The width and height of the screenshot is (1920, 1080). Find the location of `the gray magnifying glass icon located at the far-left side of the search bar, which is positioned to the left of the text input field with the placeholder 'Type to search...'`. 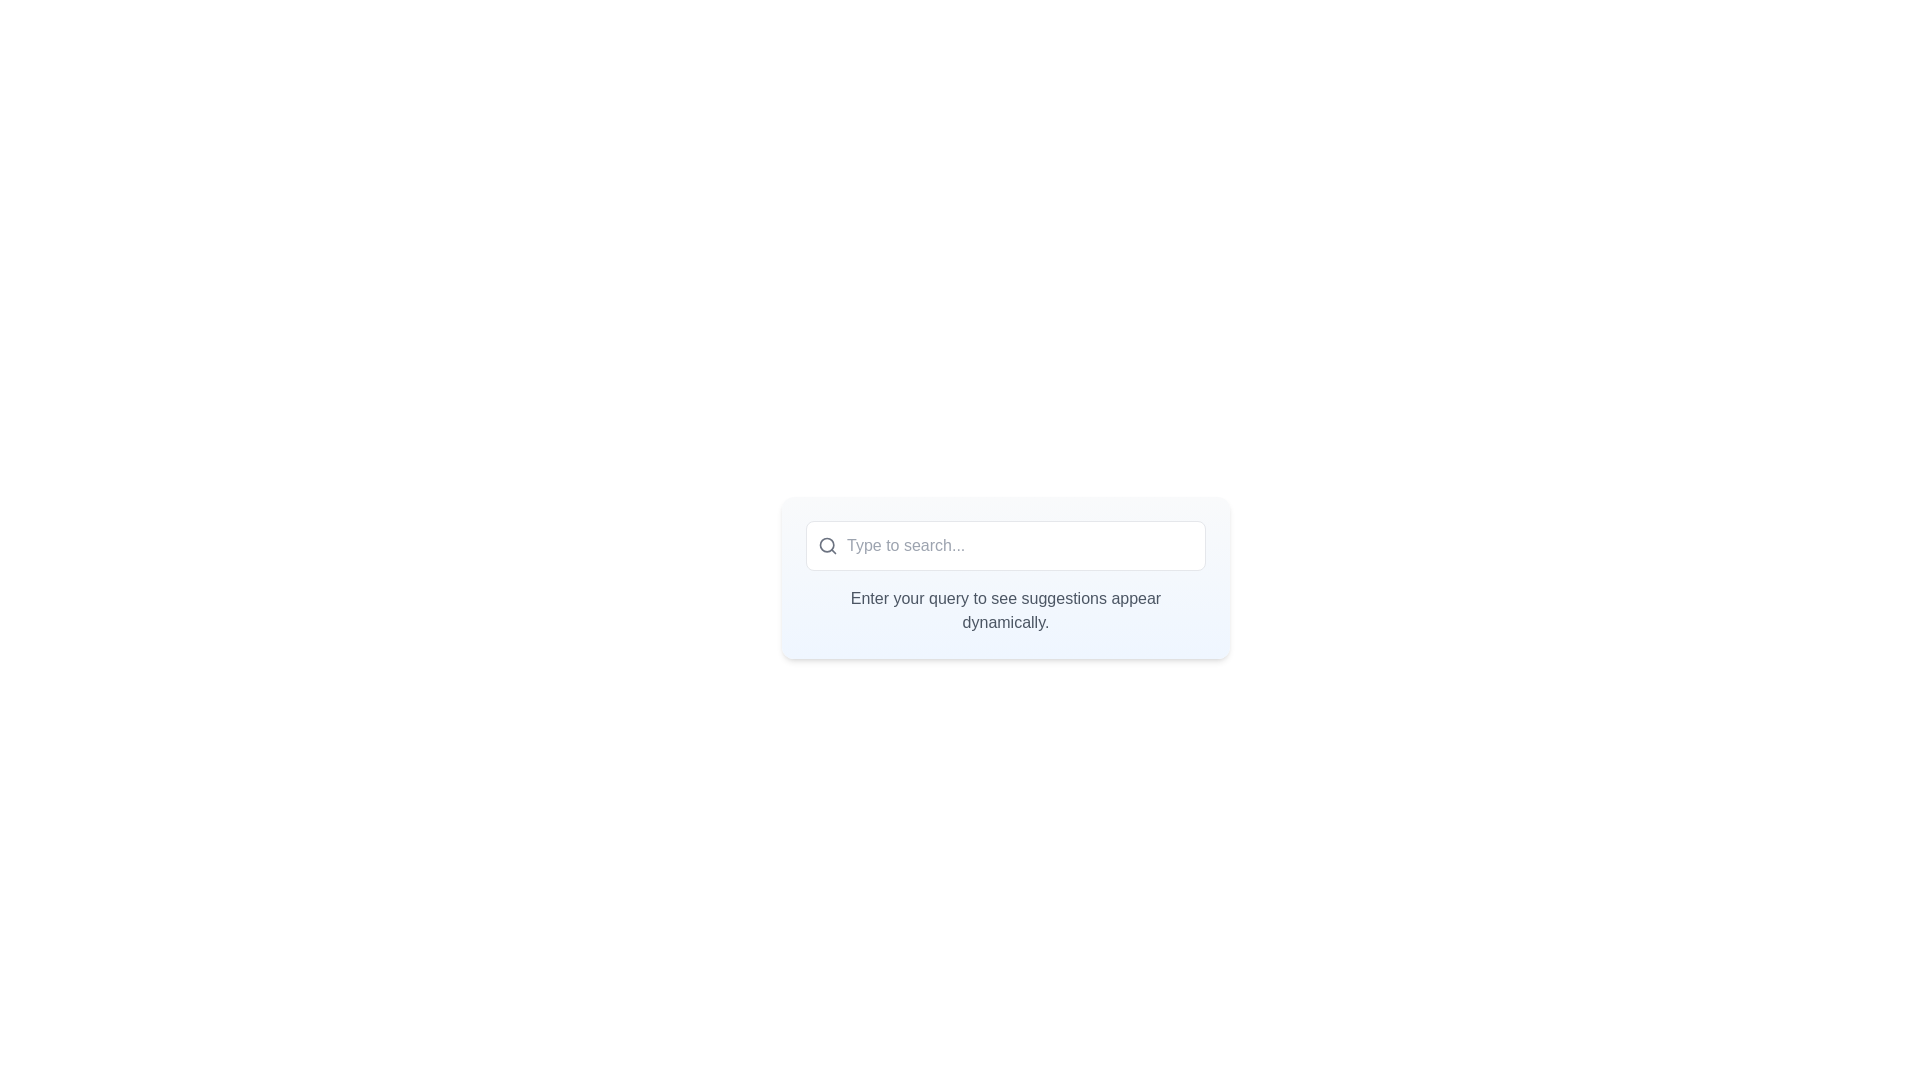

the gray magnifying glass icon located at the far-left side of the search bar, which is positioned to the left of the text input field with the placeholder 'Type to search...' is located at coordinates (821, 546).